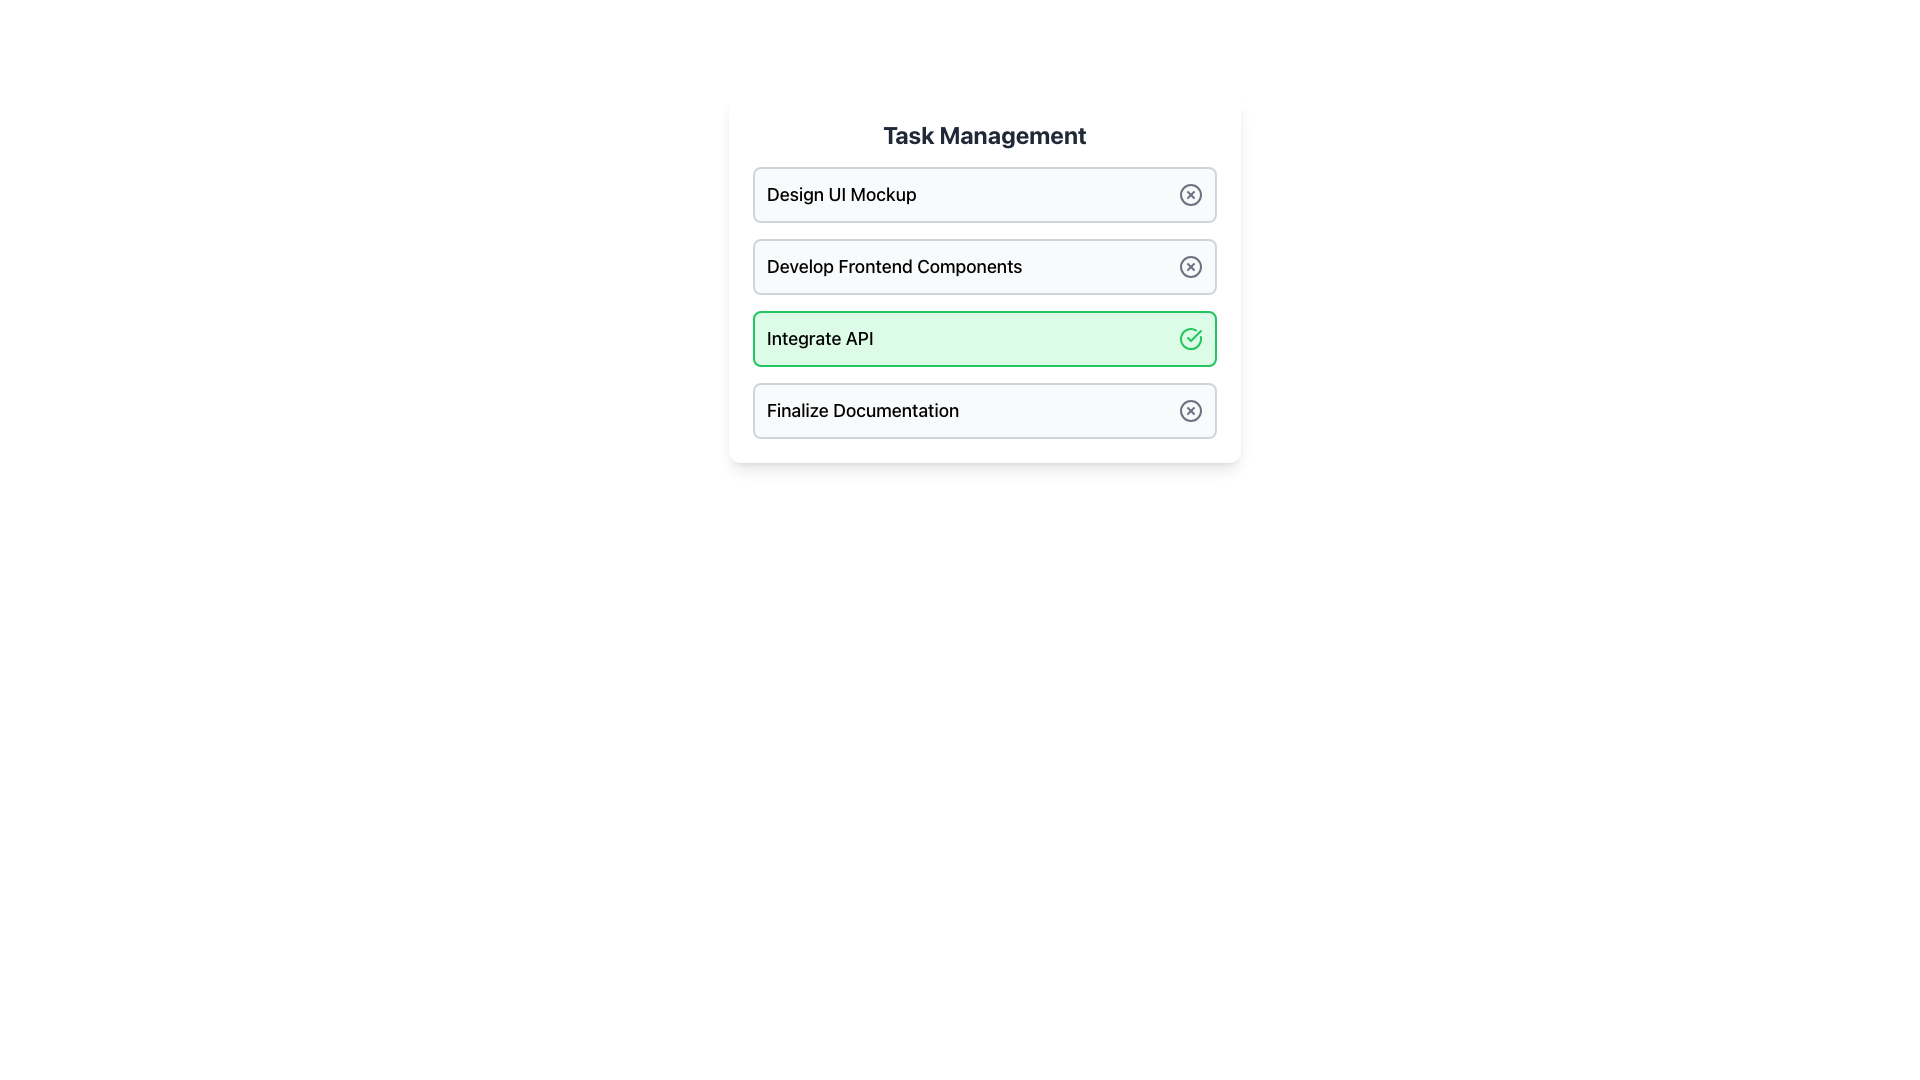 The image size is (1920, 1080). Describe the element at coordinates (1190, 195) in the screenshot. I see `the close icon button, which is a circle with a cross inside` at that location.